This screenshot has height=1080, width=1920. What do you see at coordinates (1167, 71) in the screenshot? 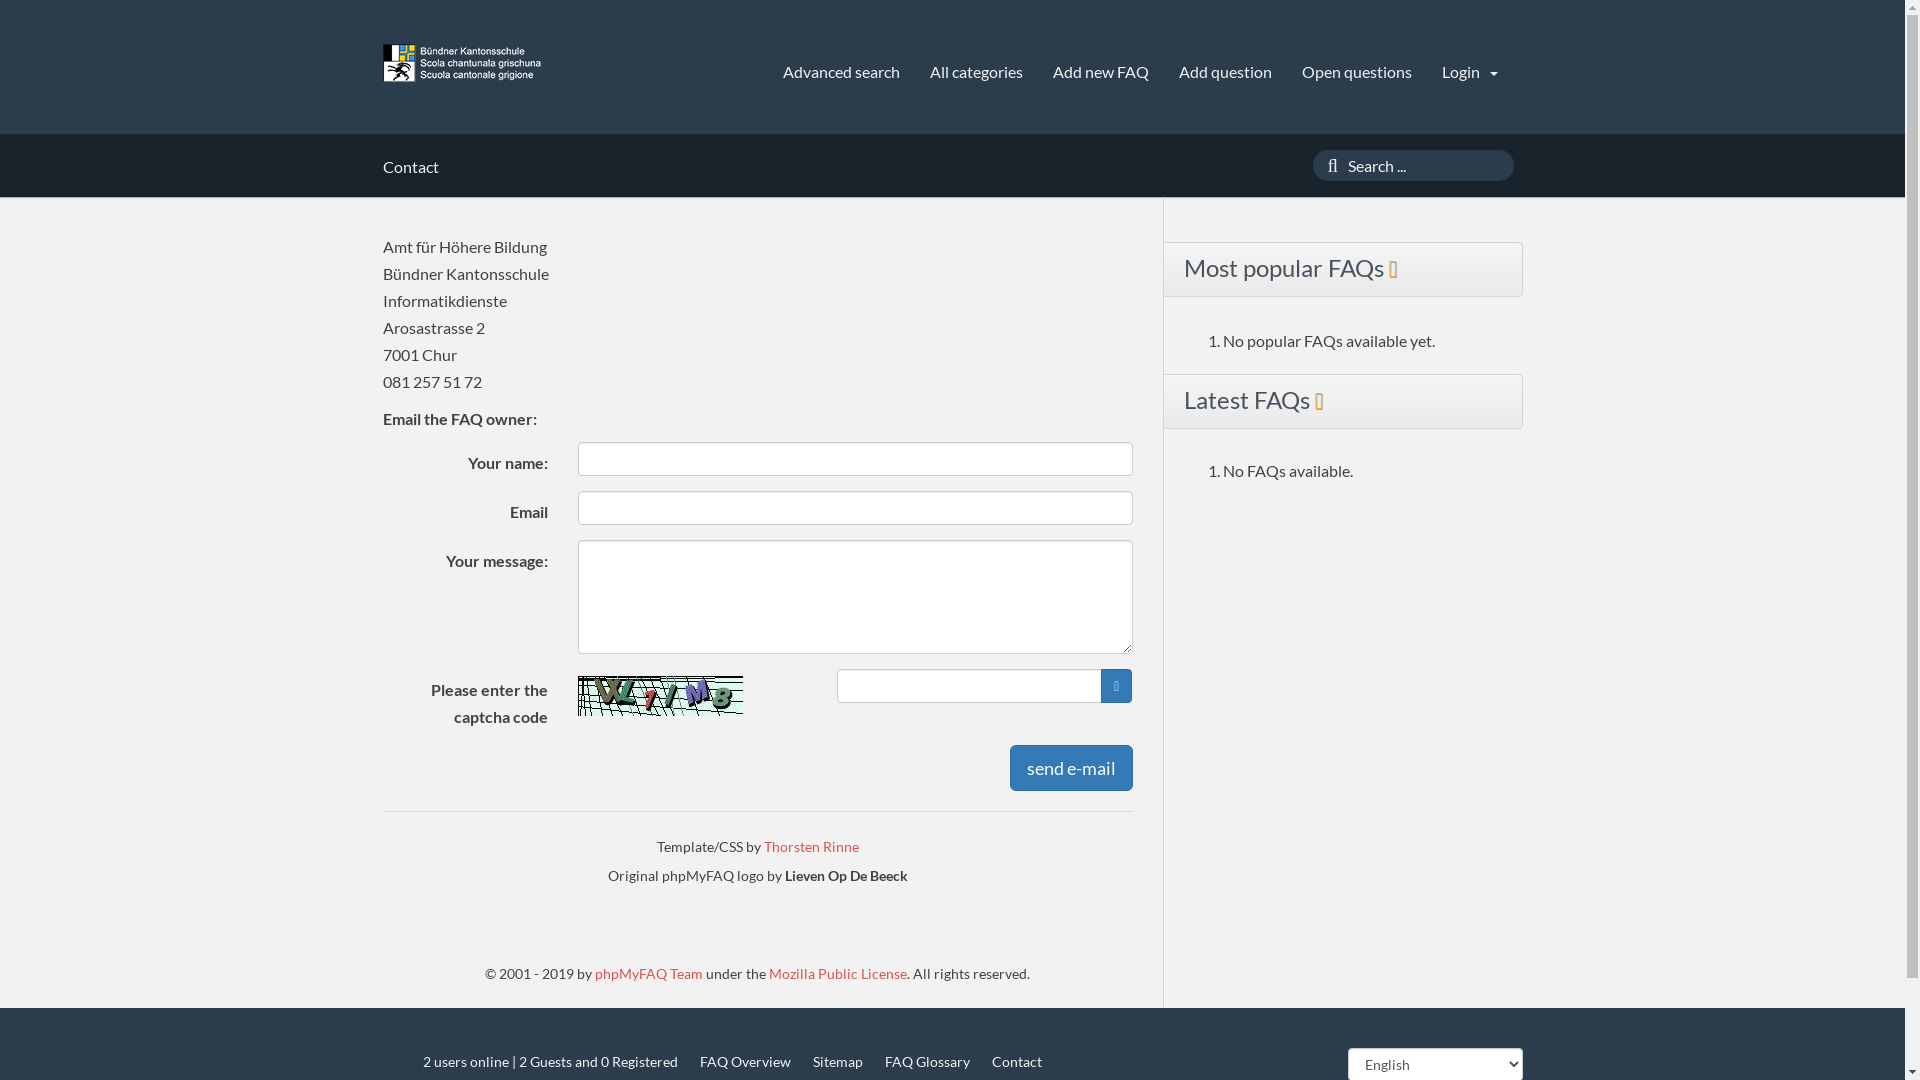
I see `'Add question'` at bounding box center [1167, 71].